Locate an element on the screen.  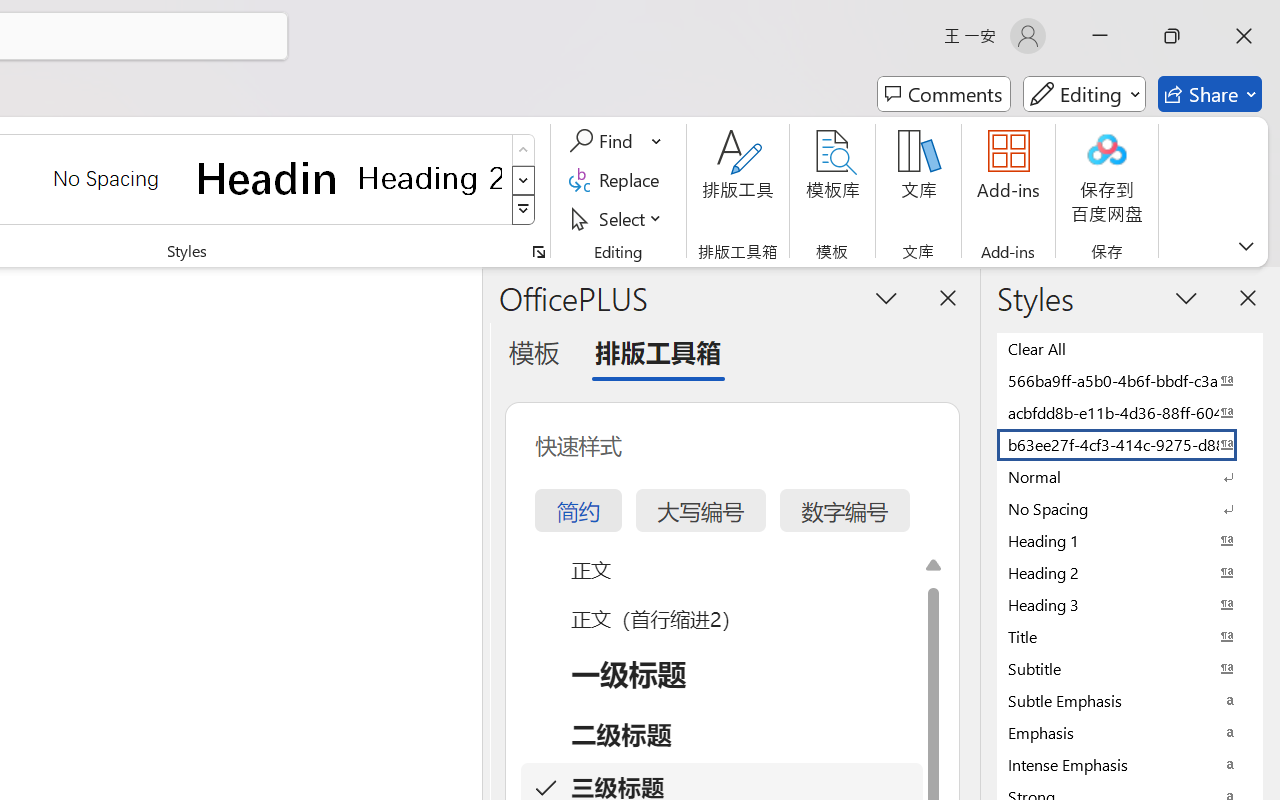
'Title' is located at coordinates (1130, 635).